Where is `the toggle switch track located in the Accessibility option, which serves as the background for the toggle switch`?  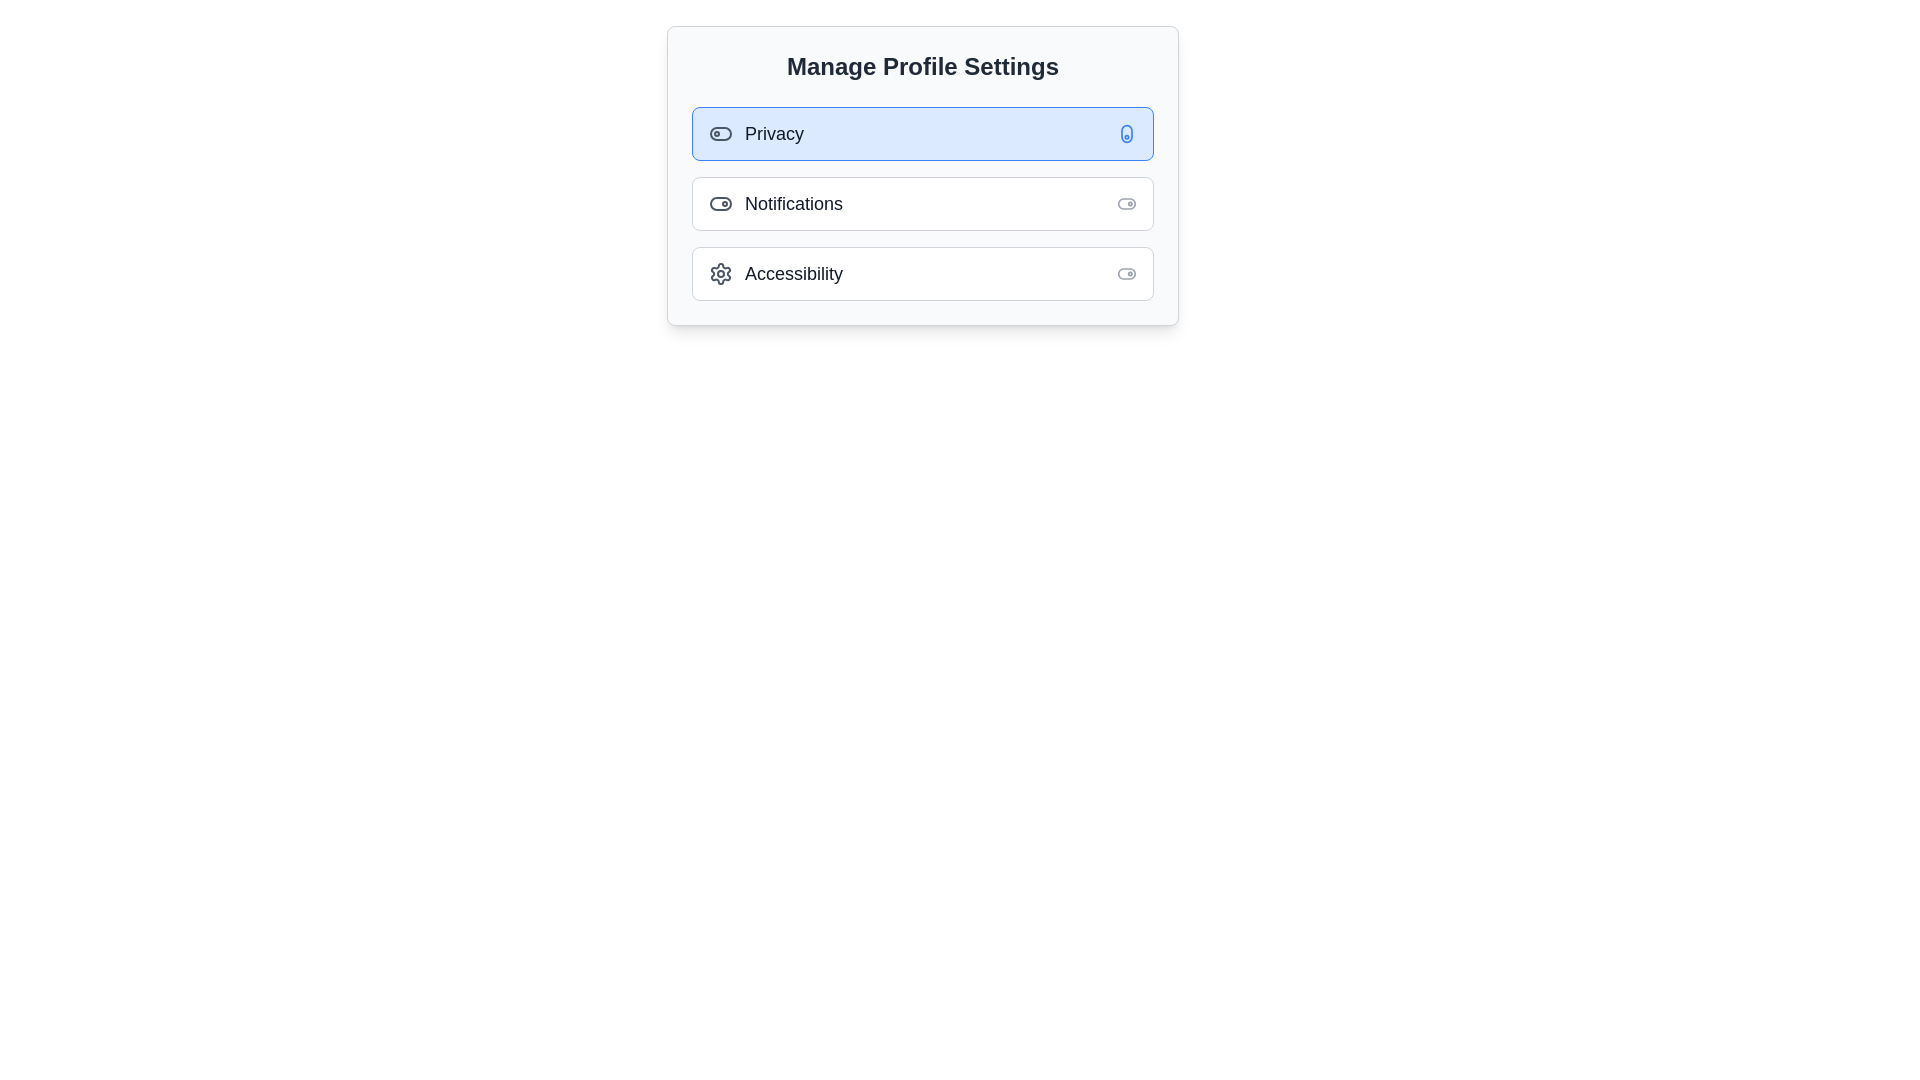
the toggle switch track located in the Accessibility option, which serves as the background for the toggle switch is located at coordinates (1127, 273).